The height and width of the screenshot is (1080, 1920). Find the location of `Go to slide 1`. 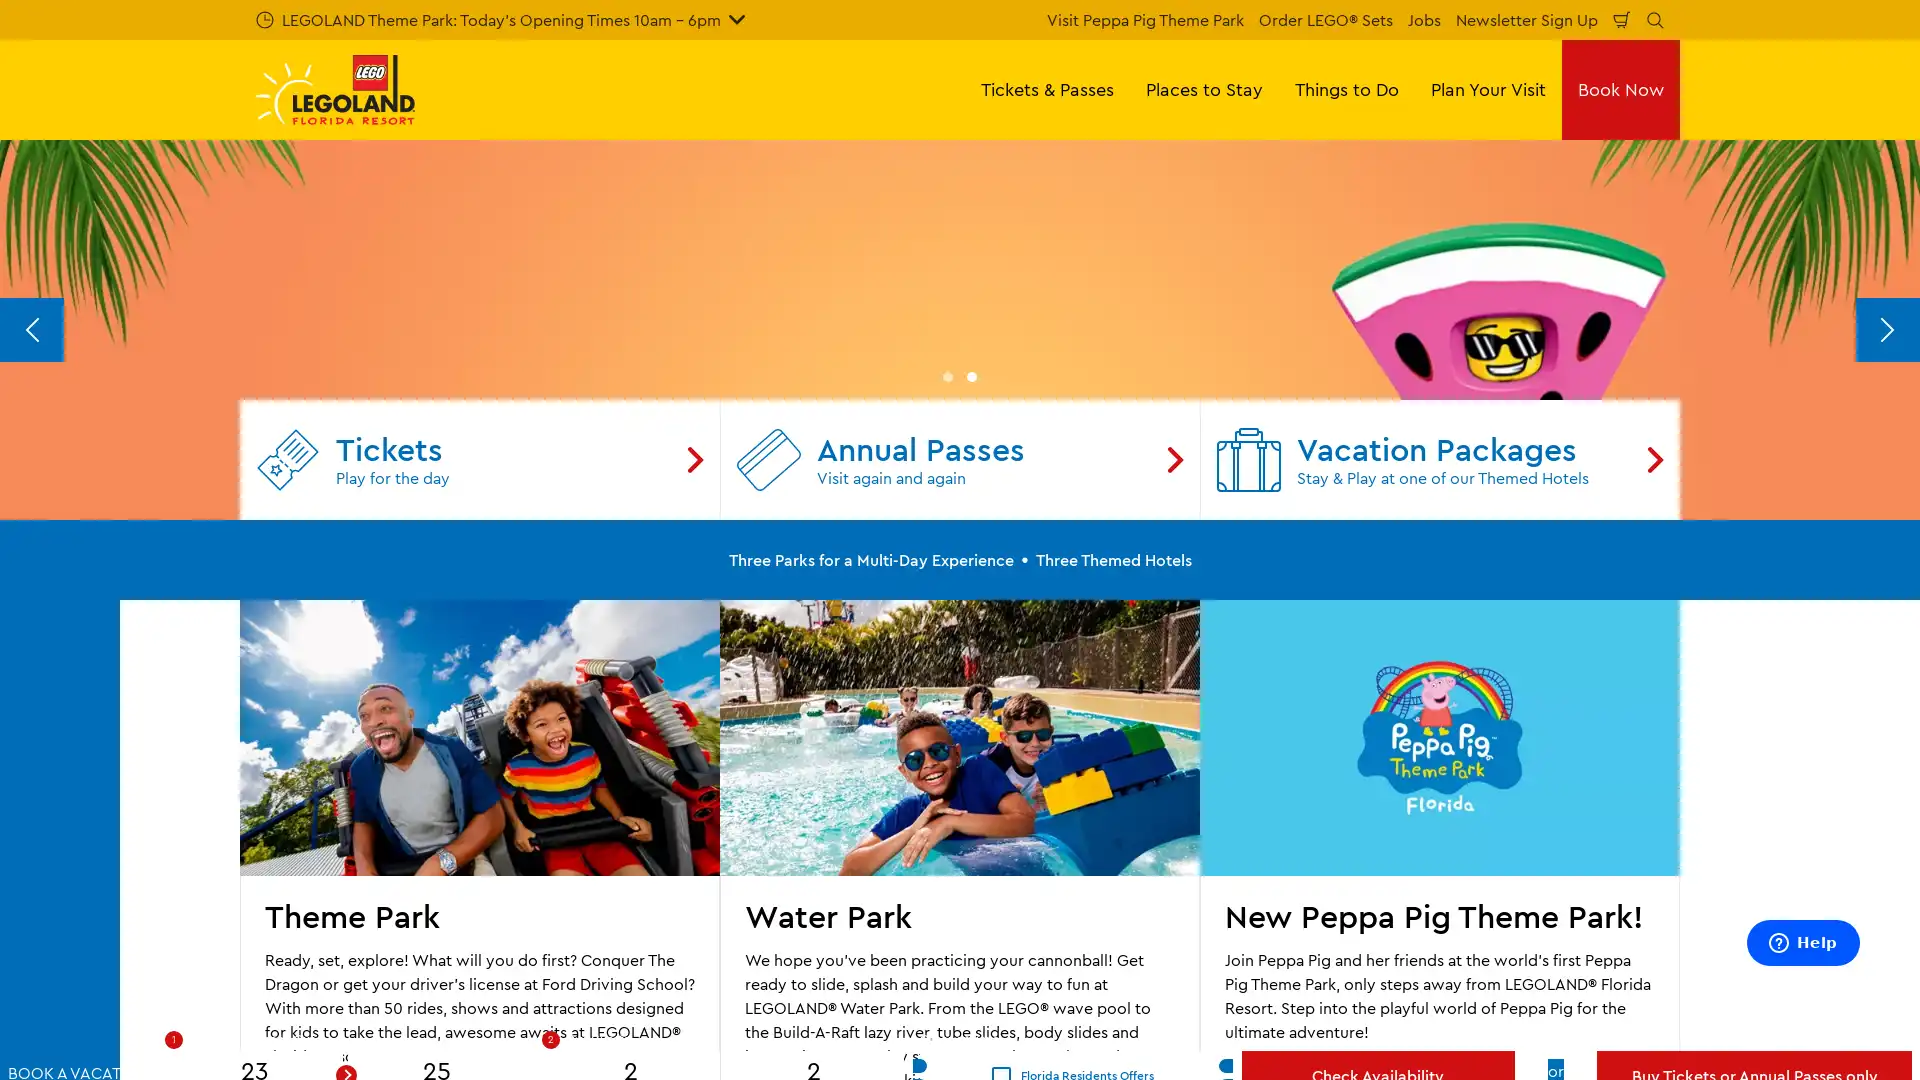

Go to slide 1 is located at coordinates (947, 774).